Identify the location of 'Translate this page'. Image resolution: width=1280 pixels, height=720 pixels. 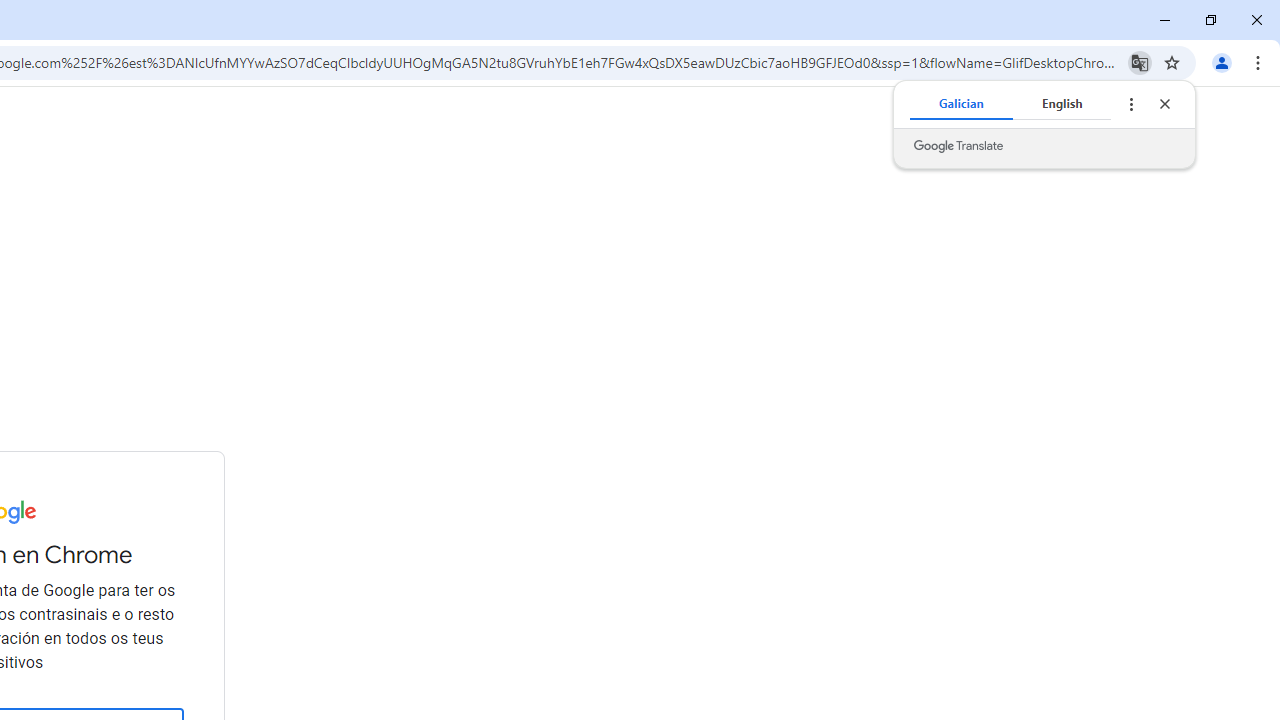
(1139, 61).